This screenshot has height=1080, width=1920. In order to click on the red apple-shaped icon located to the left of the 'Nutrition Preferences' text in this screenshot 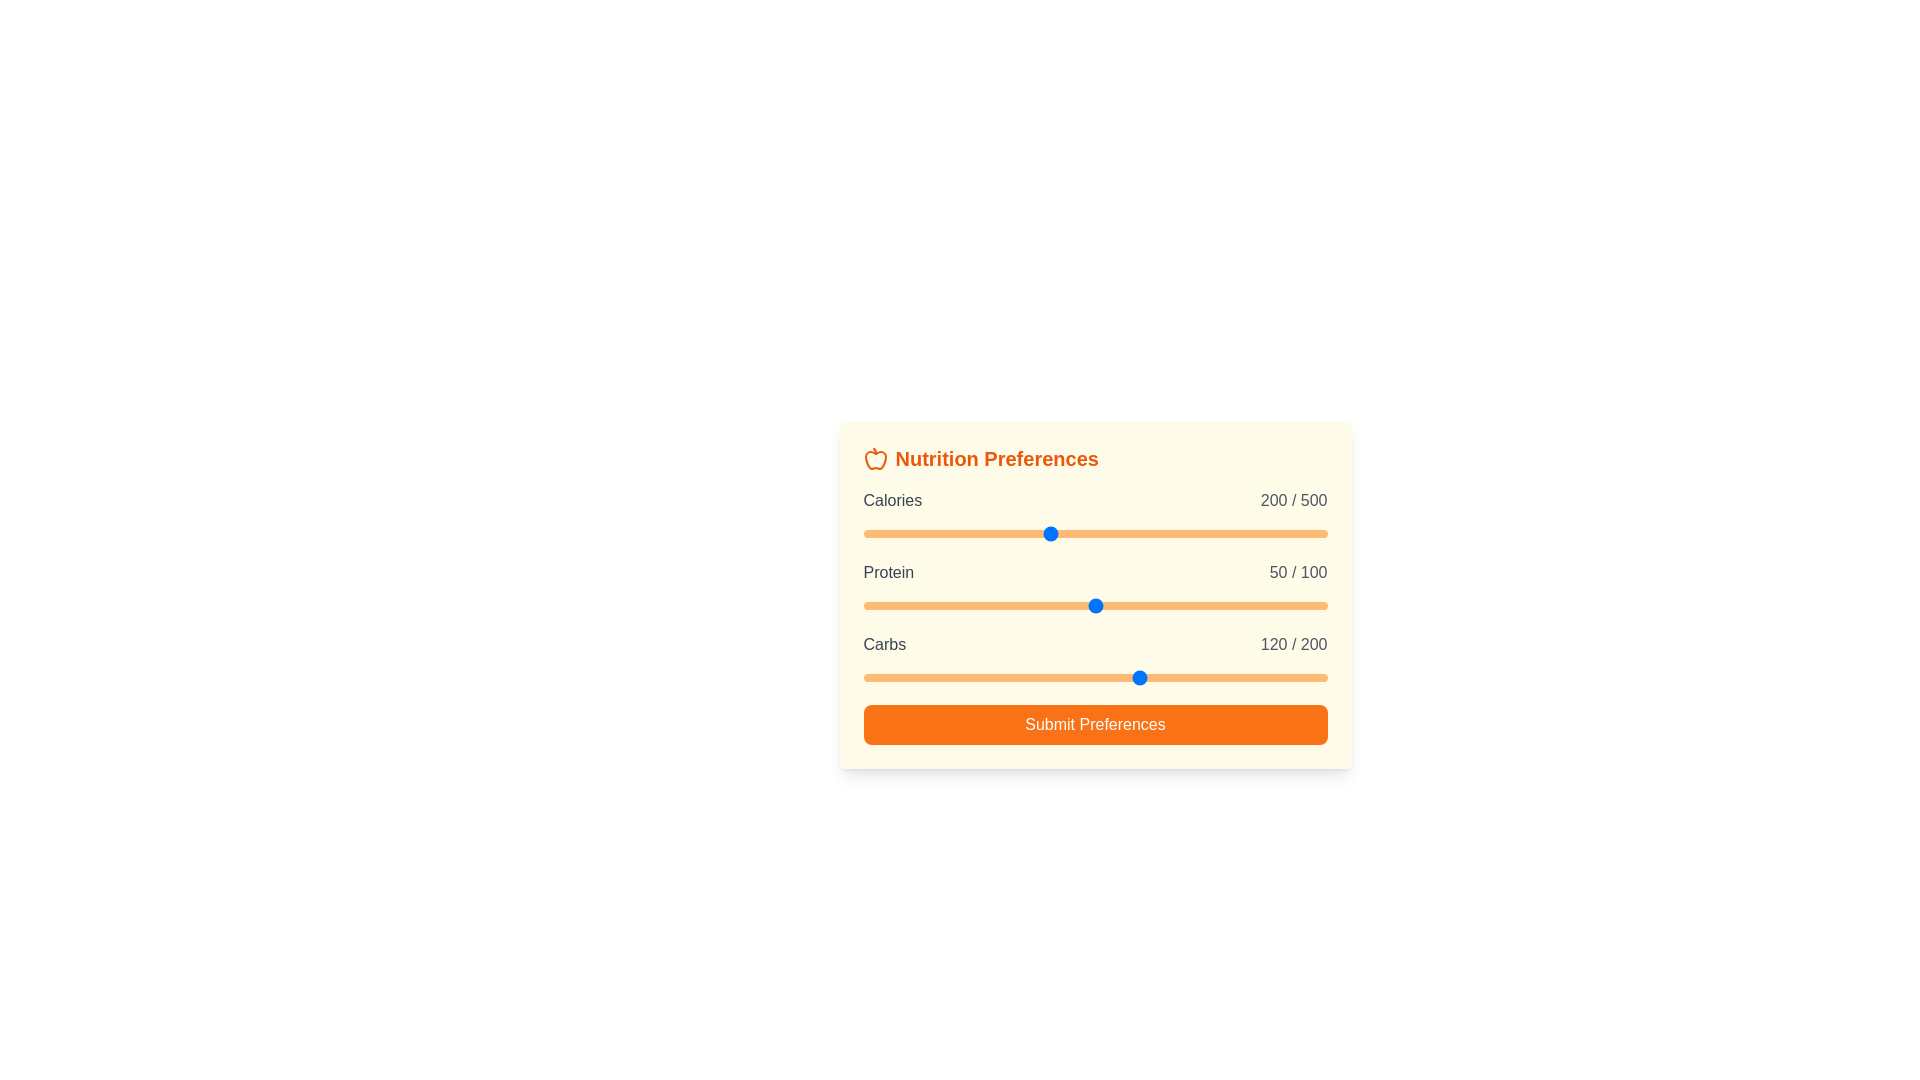, I will do `click(875, 459)`.